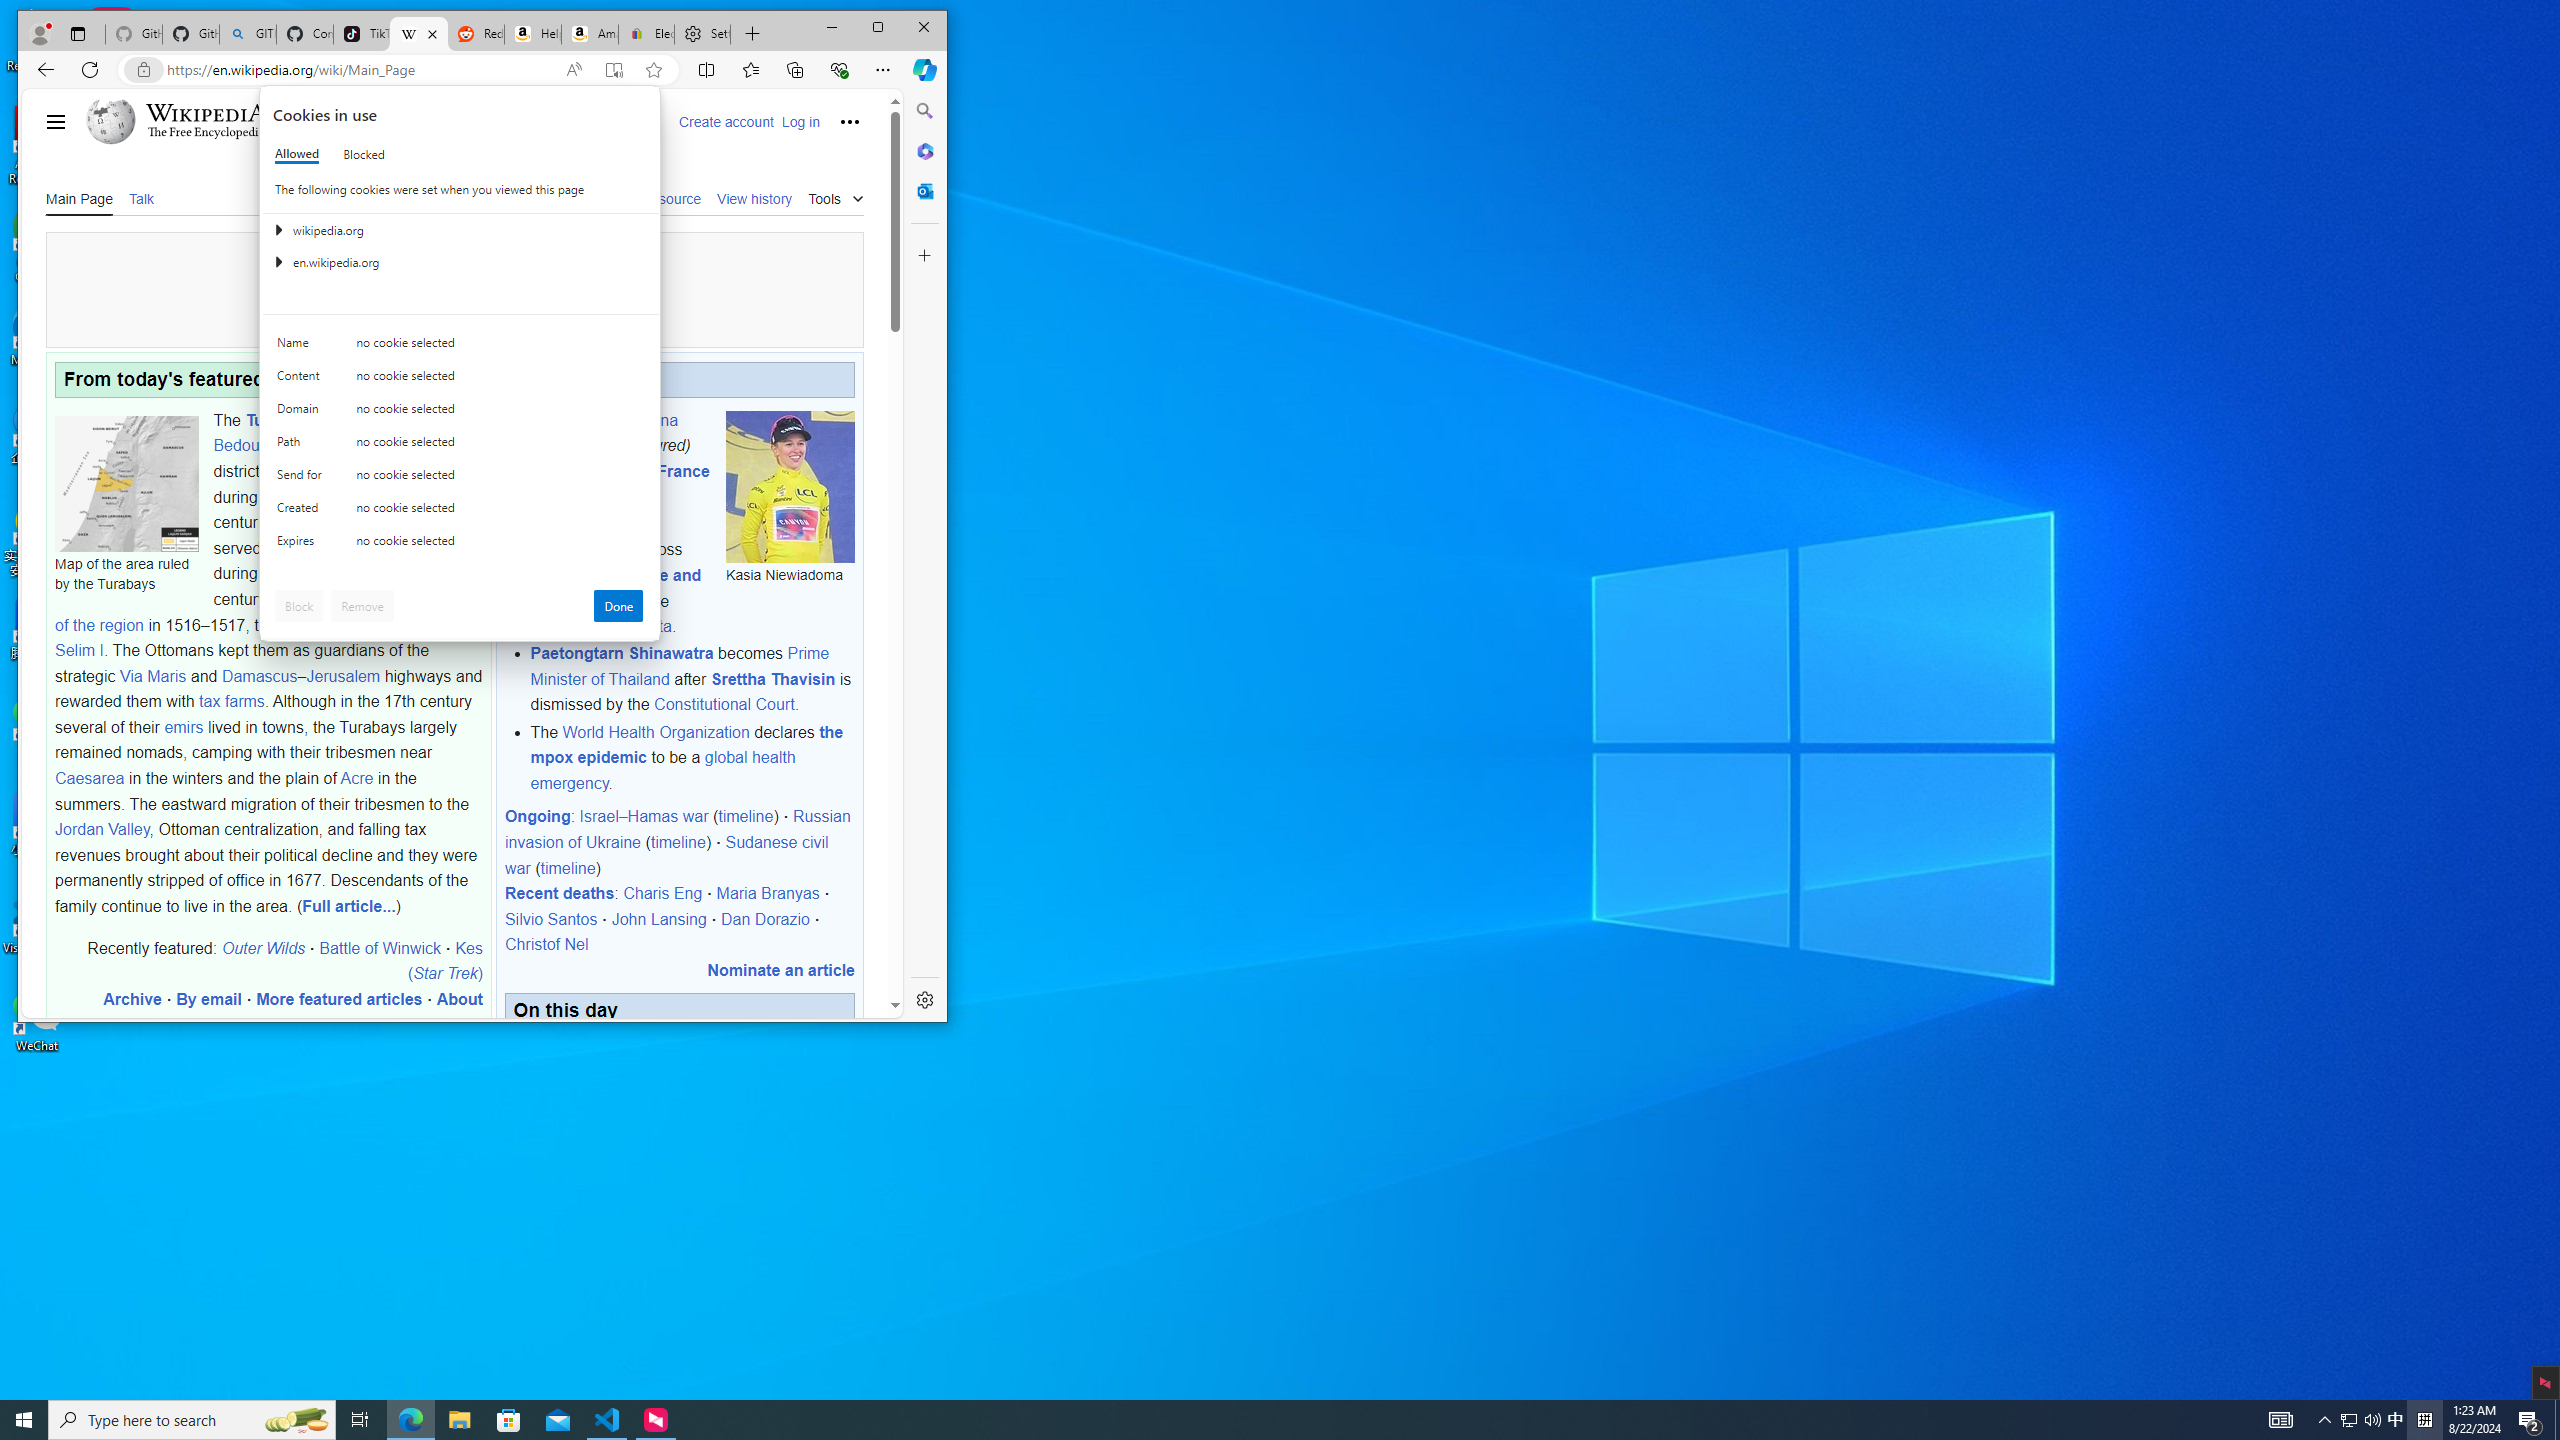  What do you see at coordinates (2372, 1418) in the screenshot?
I see `'Q2790: 100%'` at bounding box center [2372, 1418].